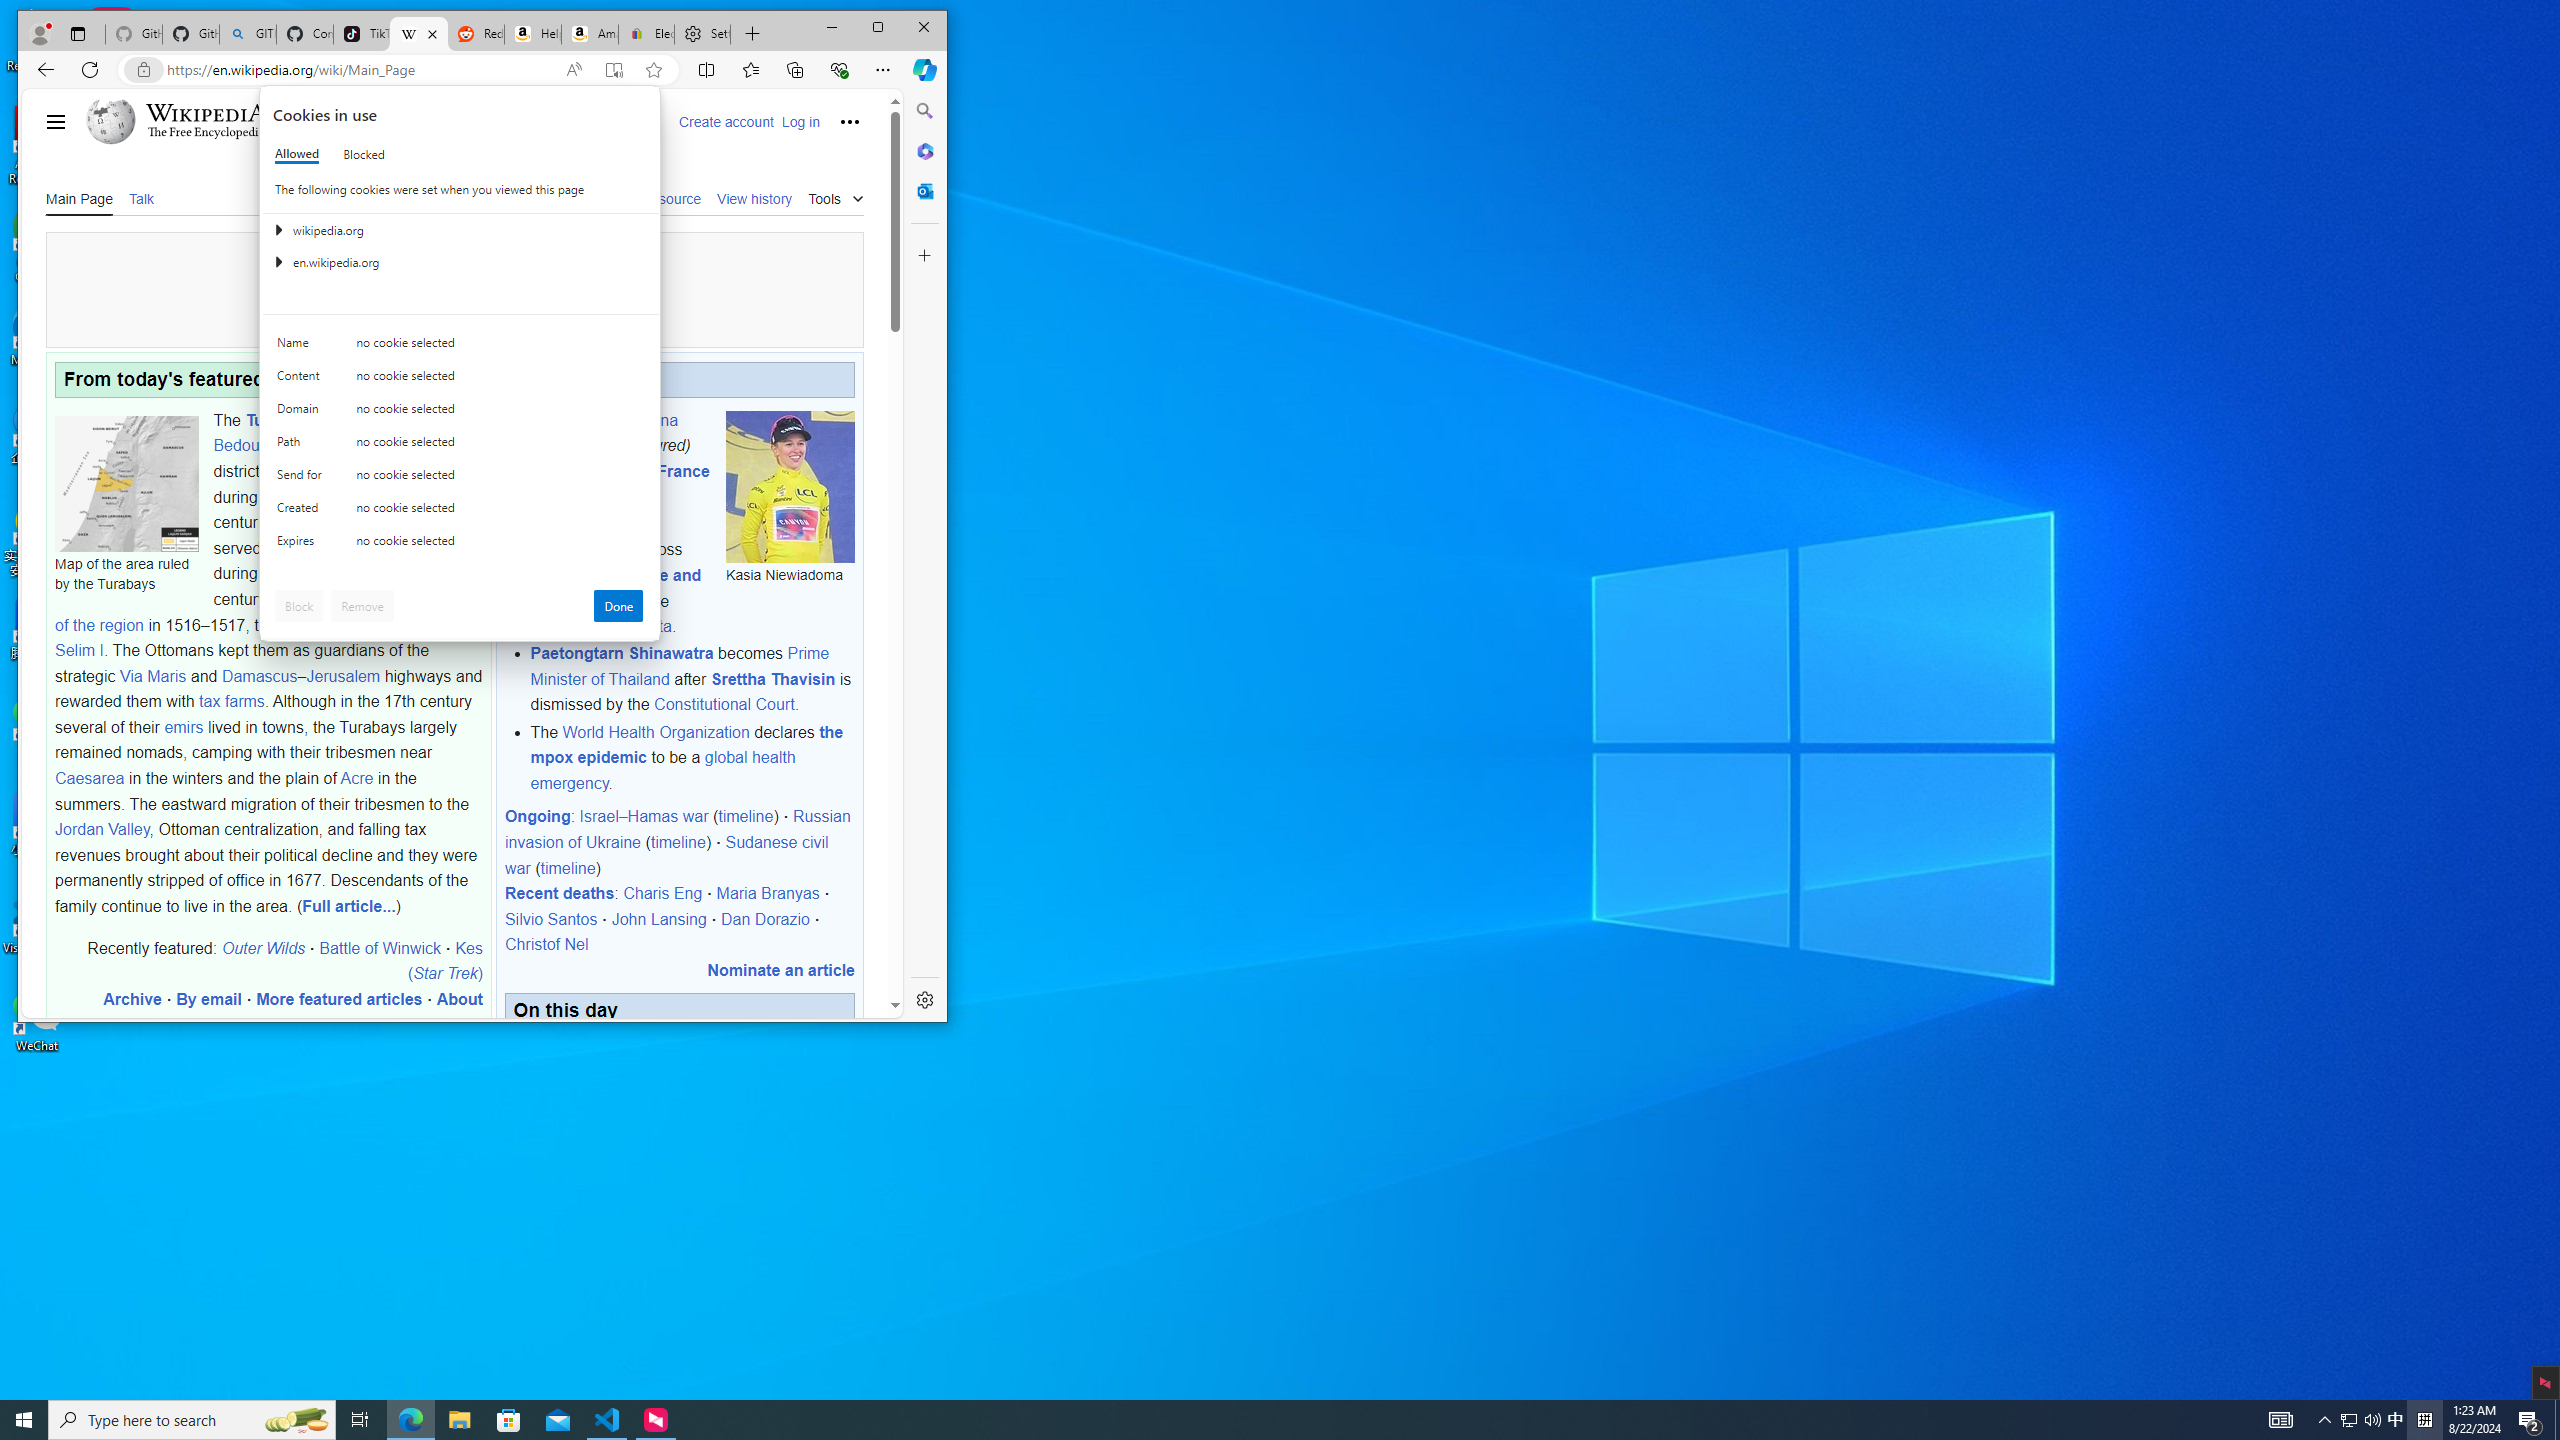  What do you see at coordinates (2372, 1418) in the screenshot?
I see `'Q2790: 100%'` at bounding box center [2372, 1418].